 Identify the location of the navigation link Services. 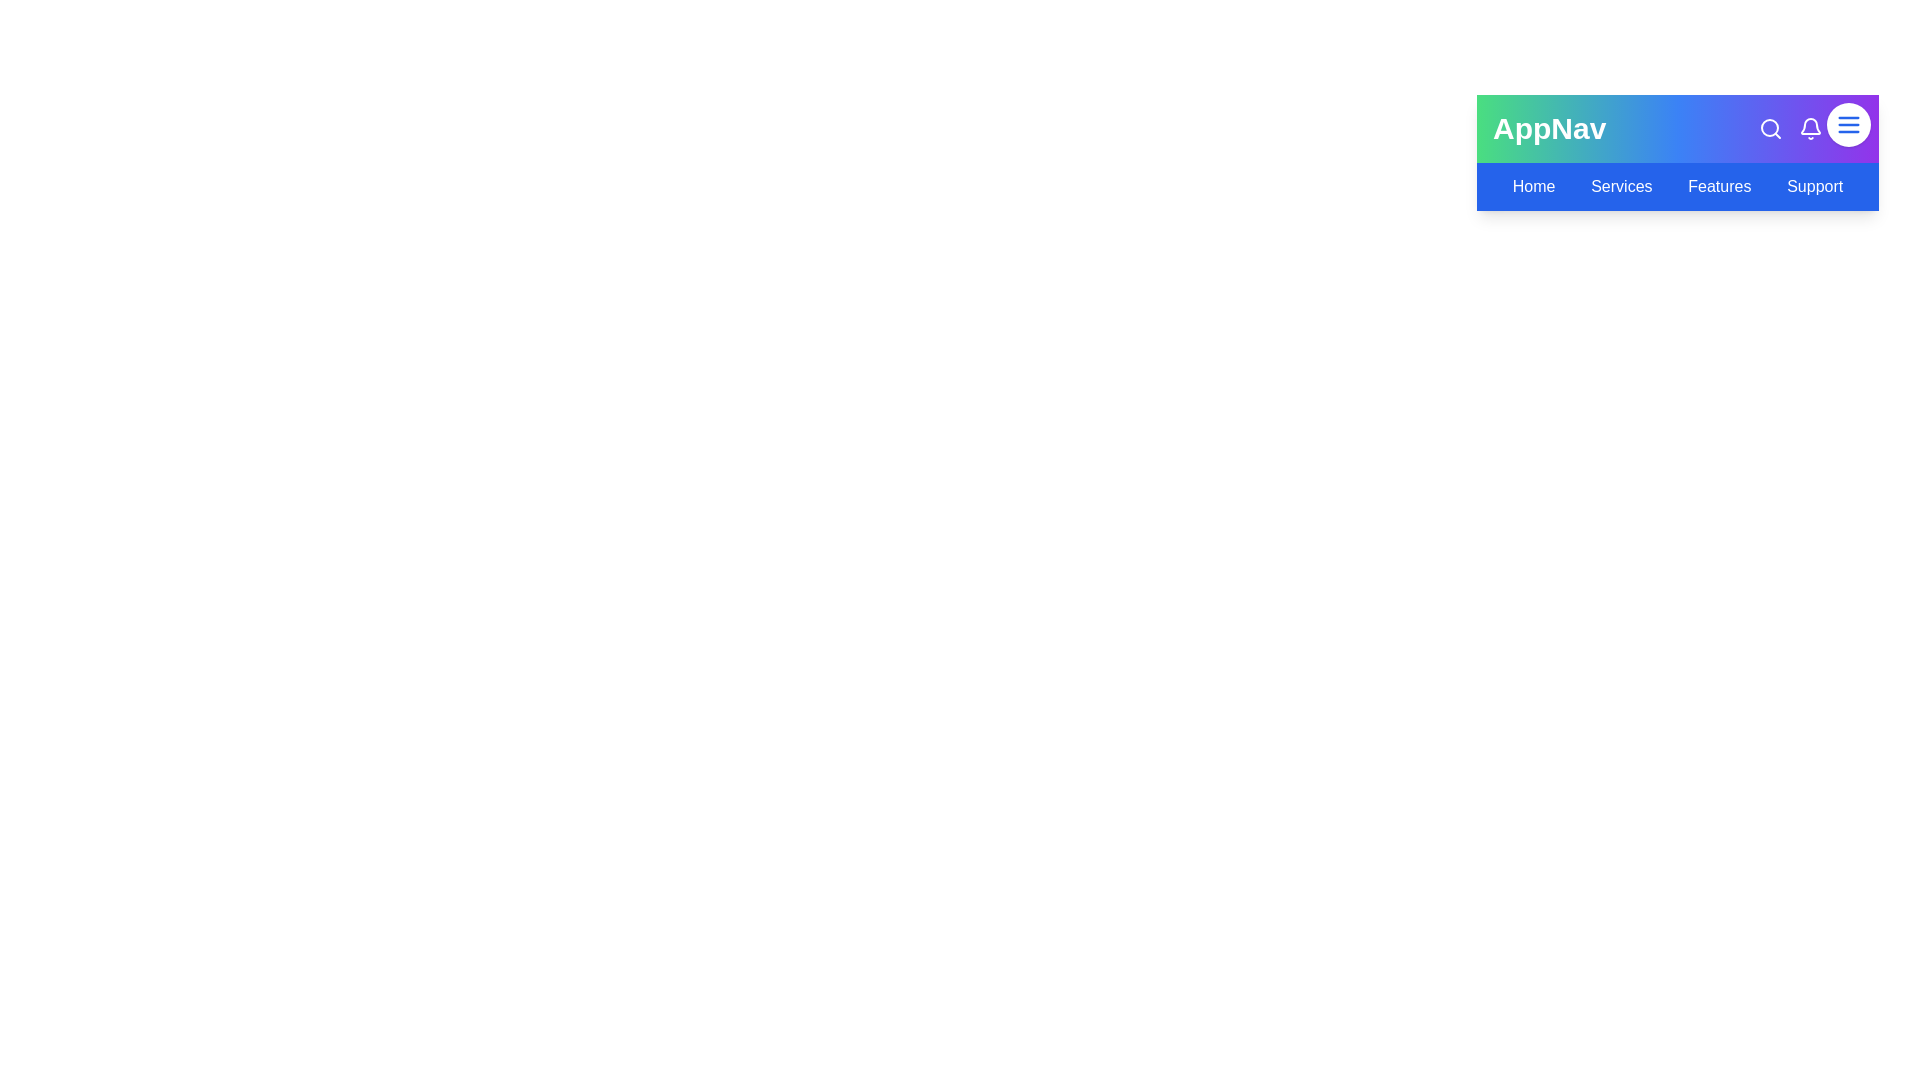
(1622, 186).